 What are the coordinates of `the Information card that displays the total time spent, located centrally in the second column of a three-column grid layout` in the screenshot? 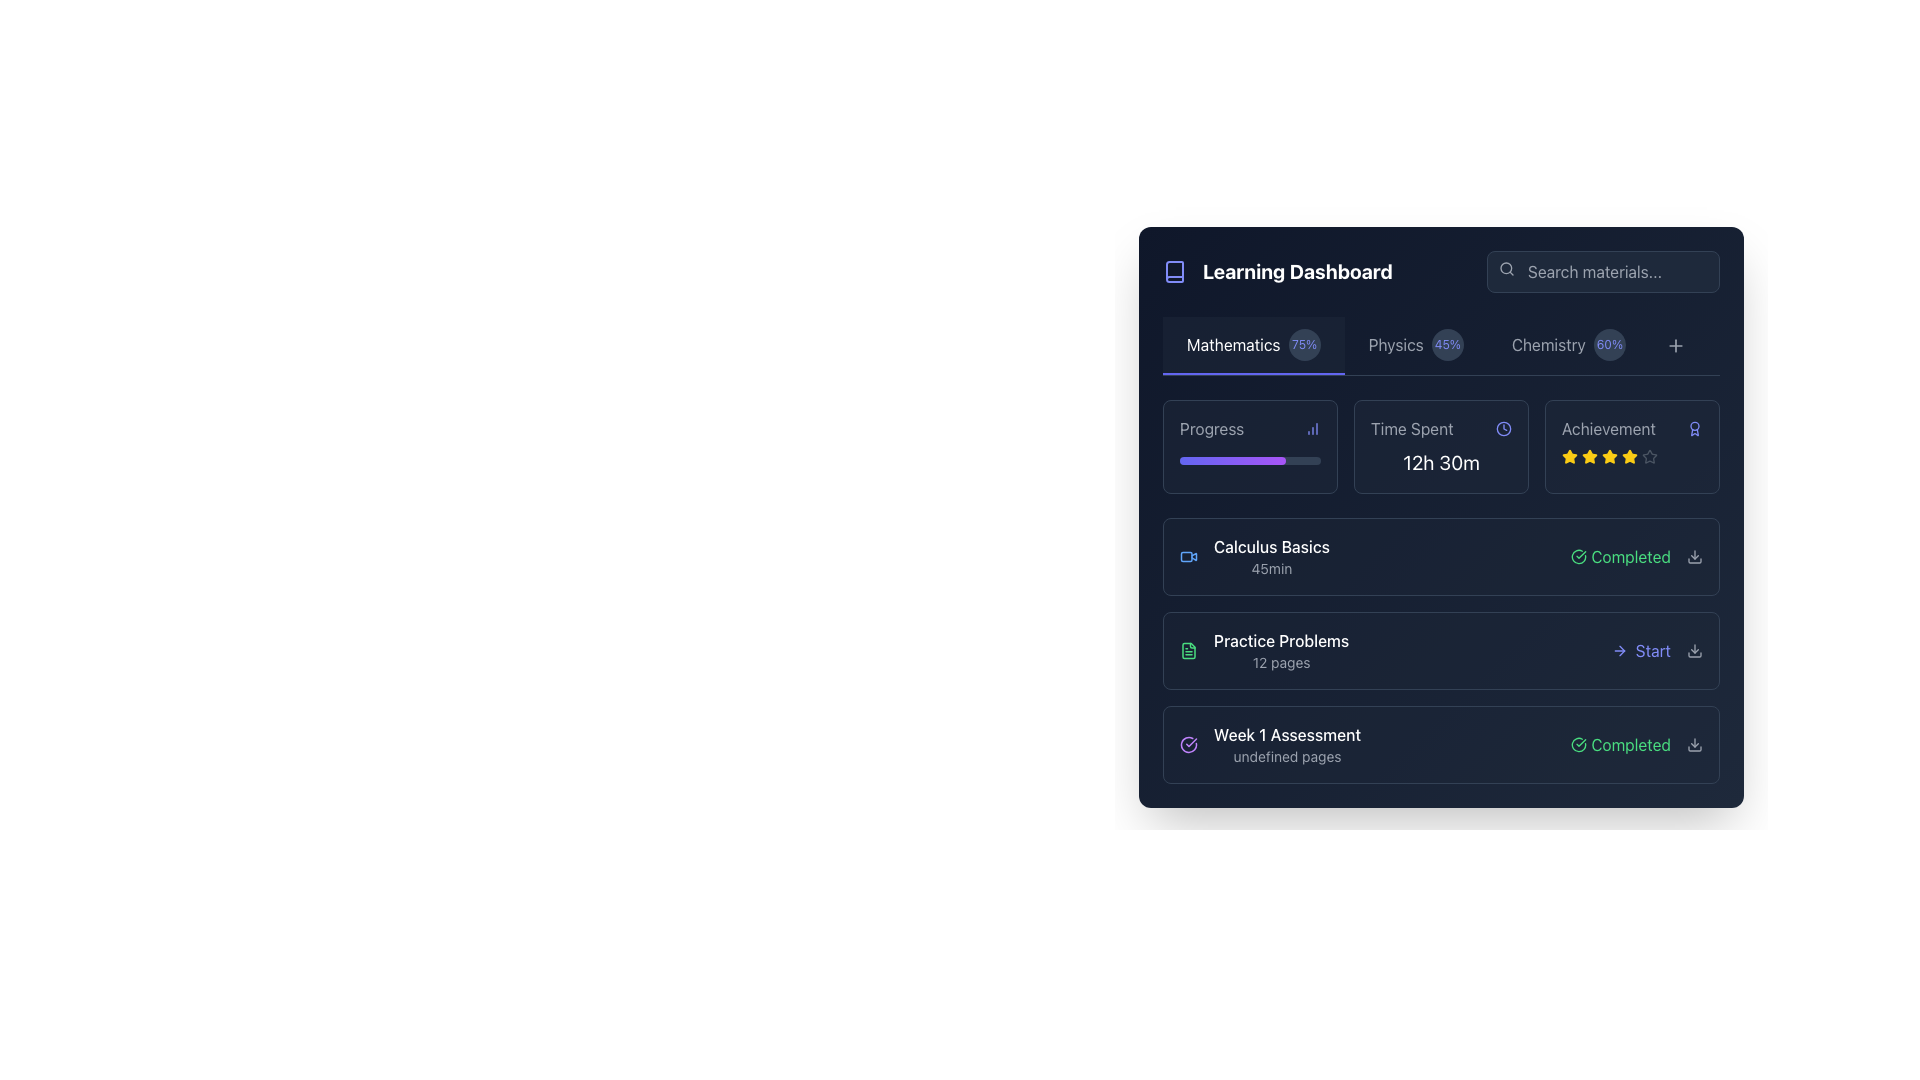 It's located at (1441, 446).